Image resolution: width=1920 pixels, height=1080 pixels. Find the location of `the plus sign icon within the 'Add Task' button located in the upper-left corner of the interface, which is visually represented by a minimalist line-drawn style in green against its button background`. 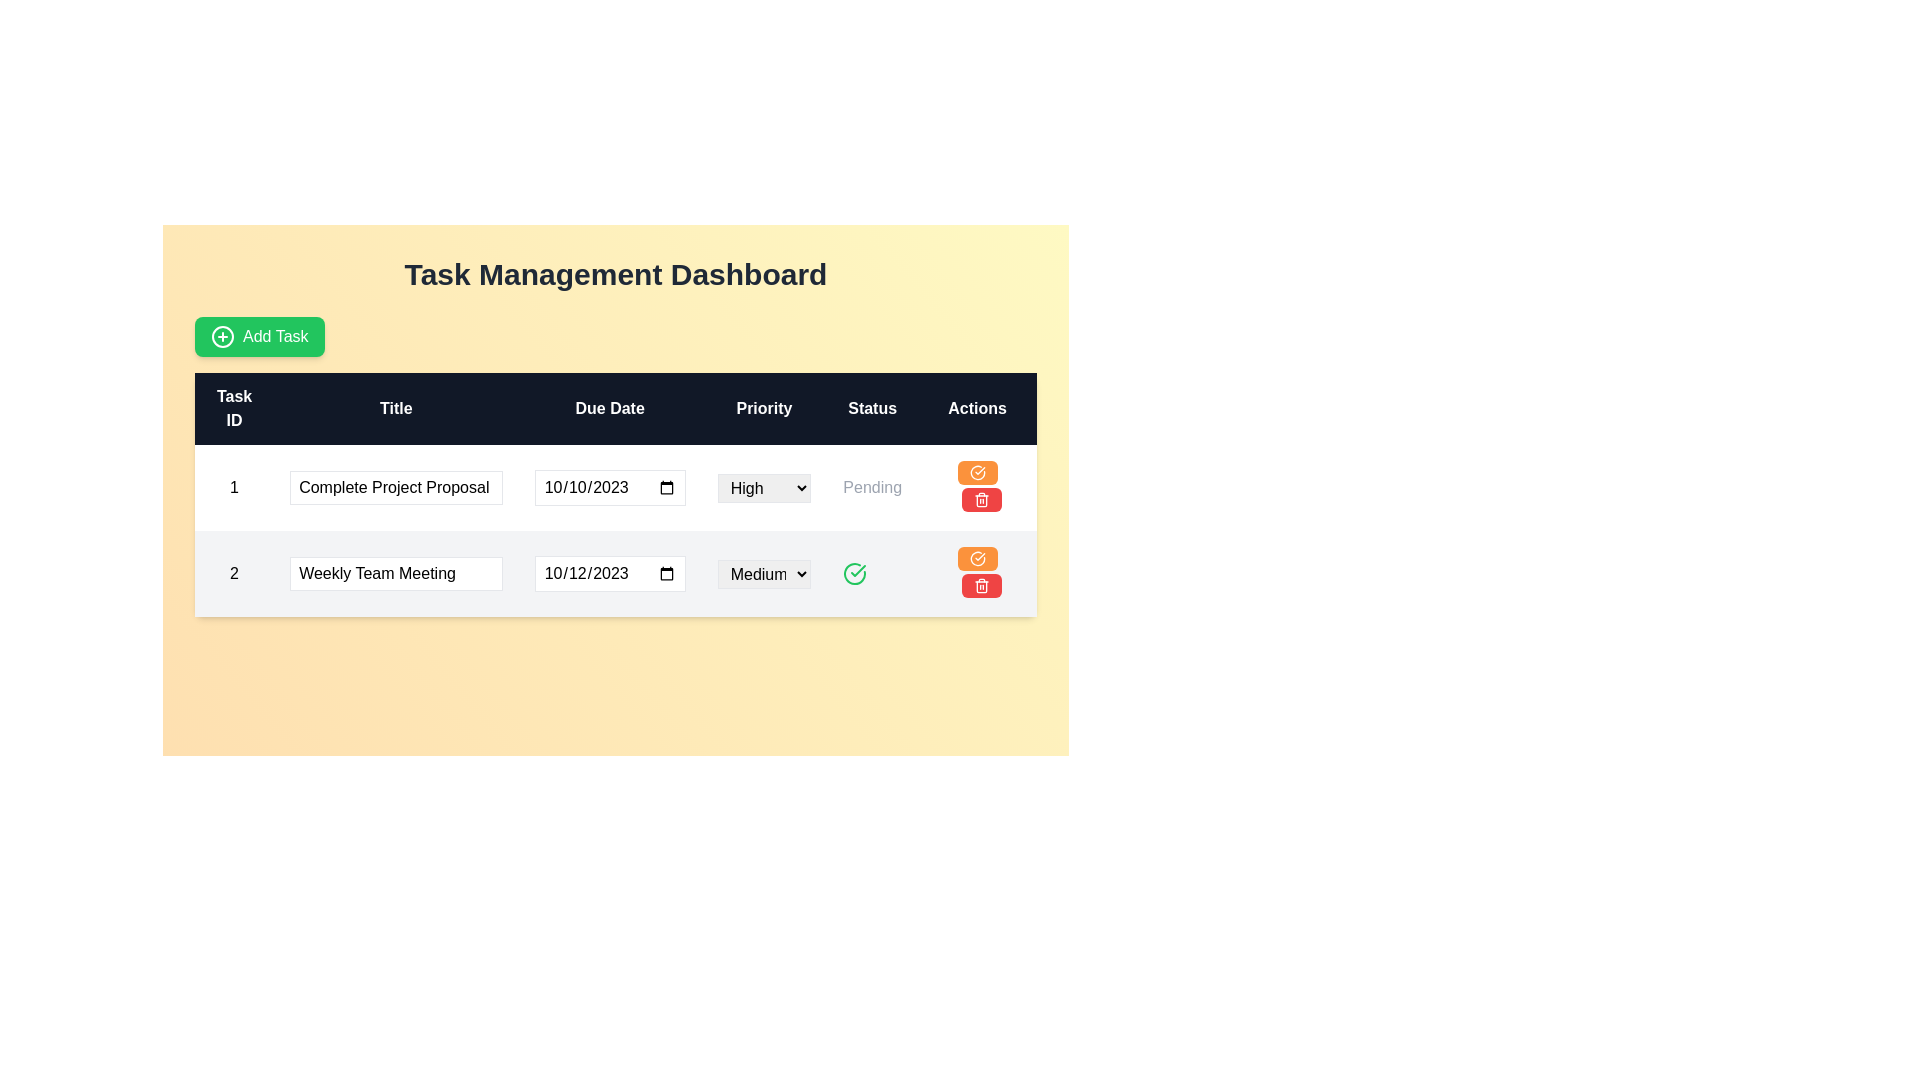

the plus sign icon within the 'Add Task' button located in the upper-left corner of the interface, which is visually represented by a minimalist line-drawn style in green against its button background is located at coordinates (222, 335).